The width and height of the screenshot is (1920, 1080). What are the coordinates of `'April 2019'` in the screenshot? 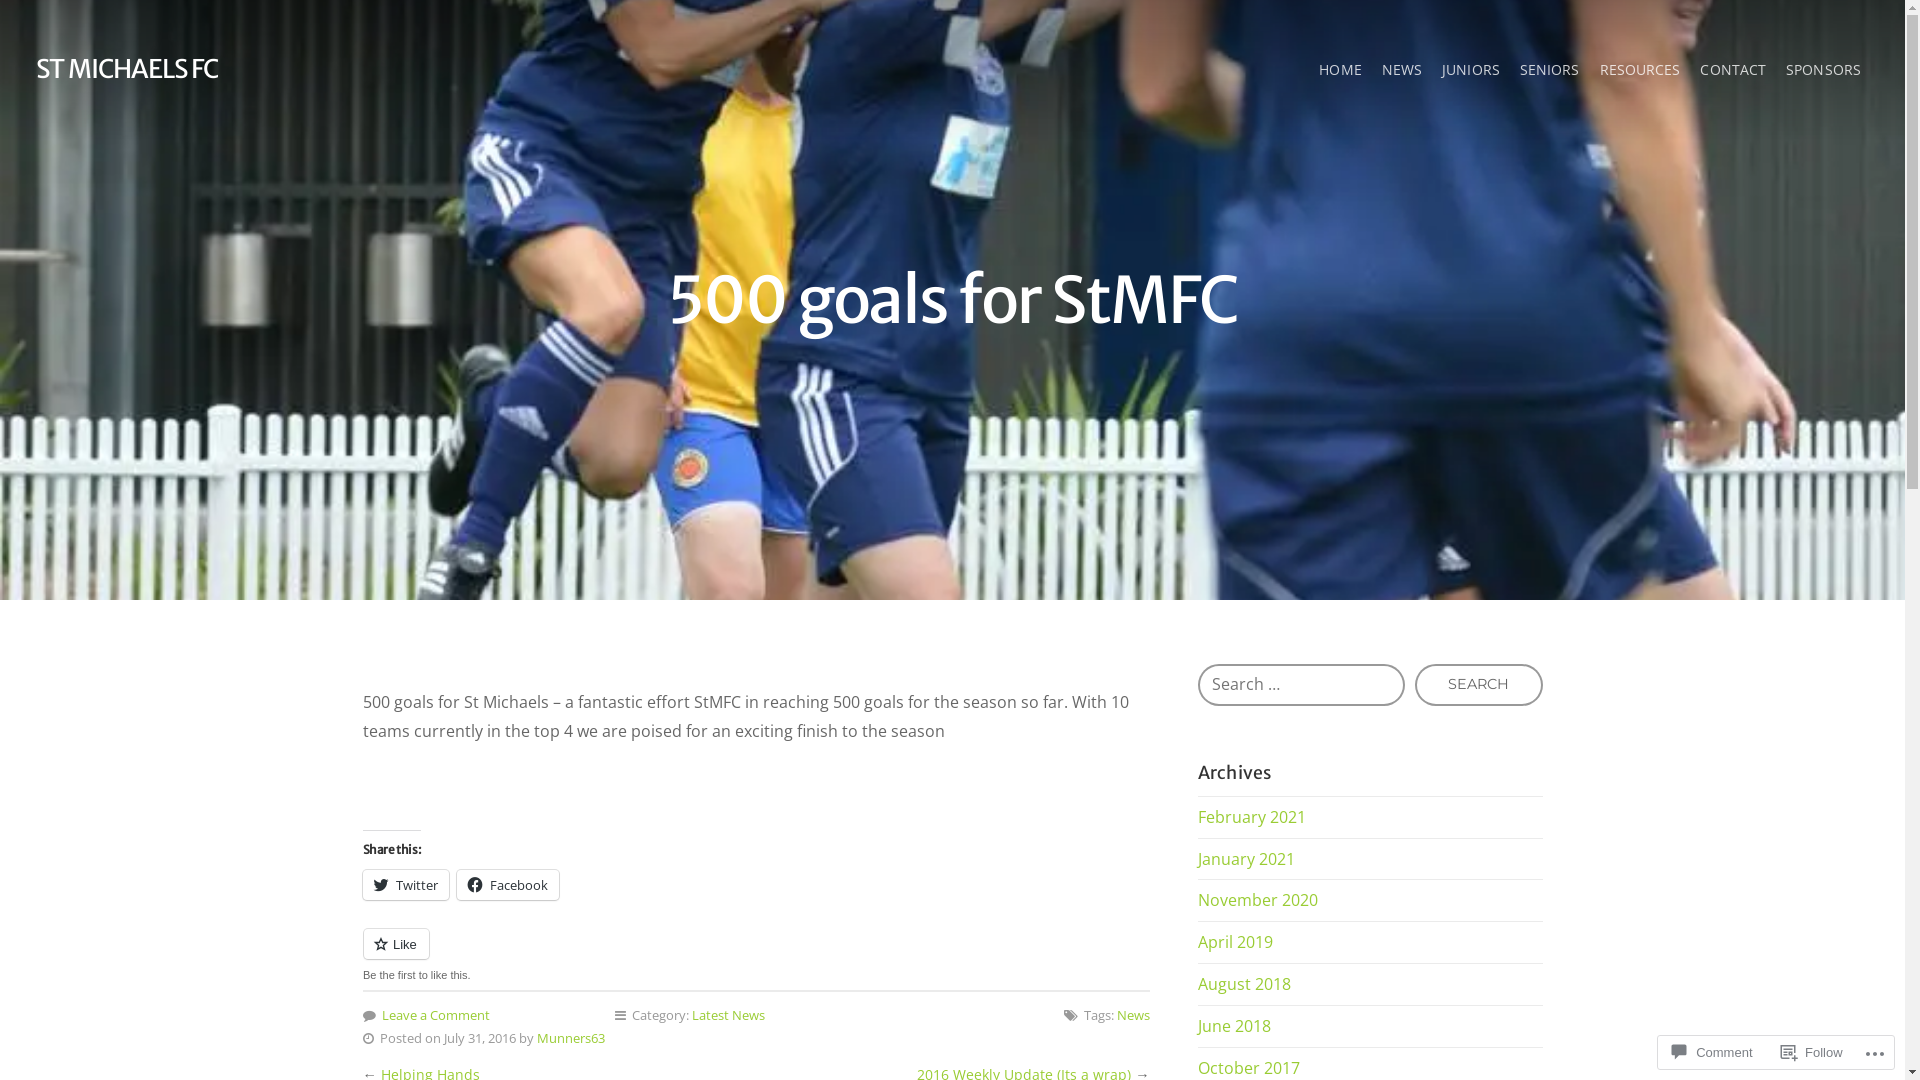 It's located at (1234, 941).